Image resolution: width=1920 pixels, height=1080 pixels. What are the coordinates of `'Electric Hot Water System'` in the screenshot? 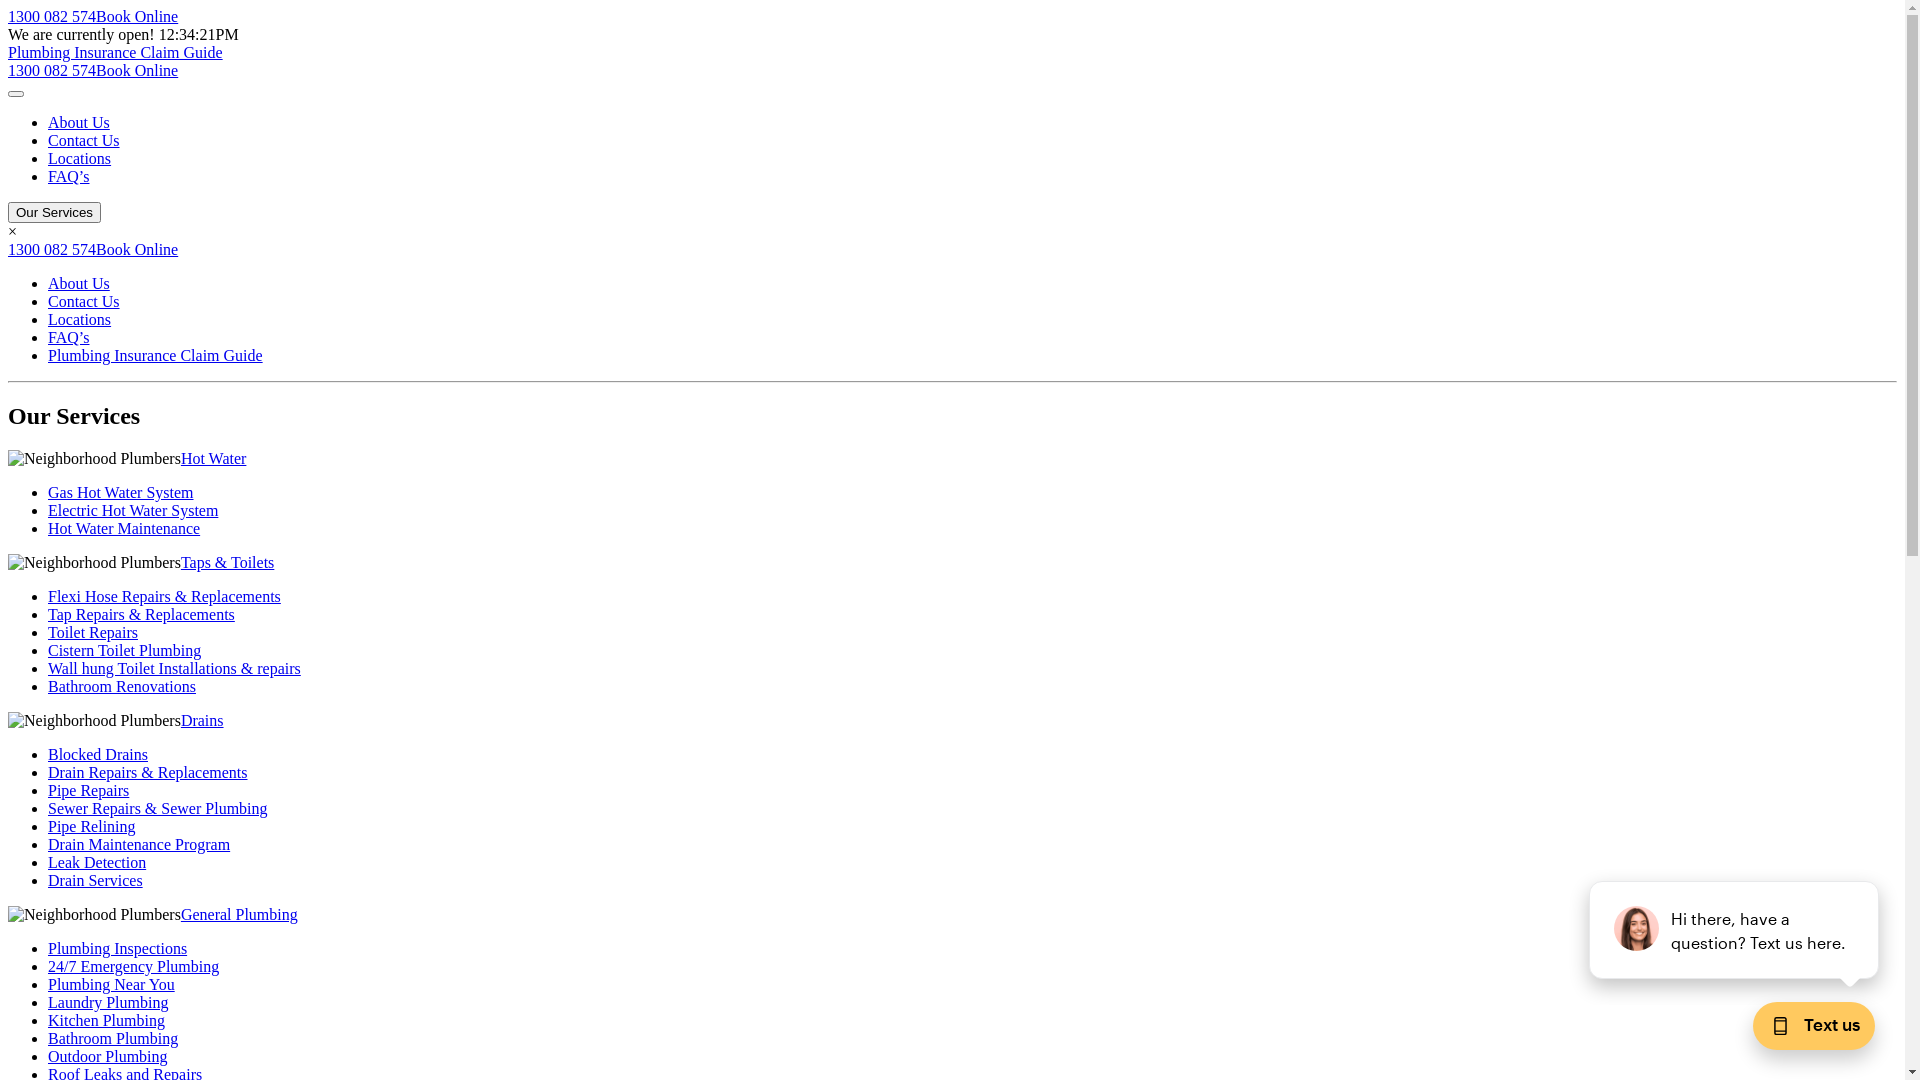 It's located at (132, 509).